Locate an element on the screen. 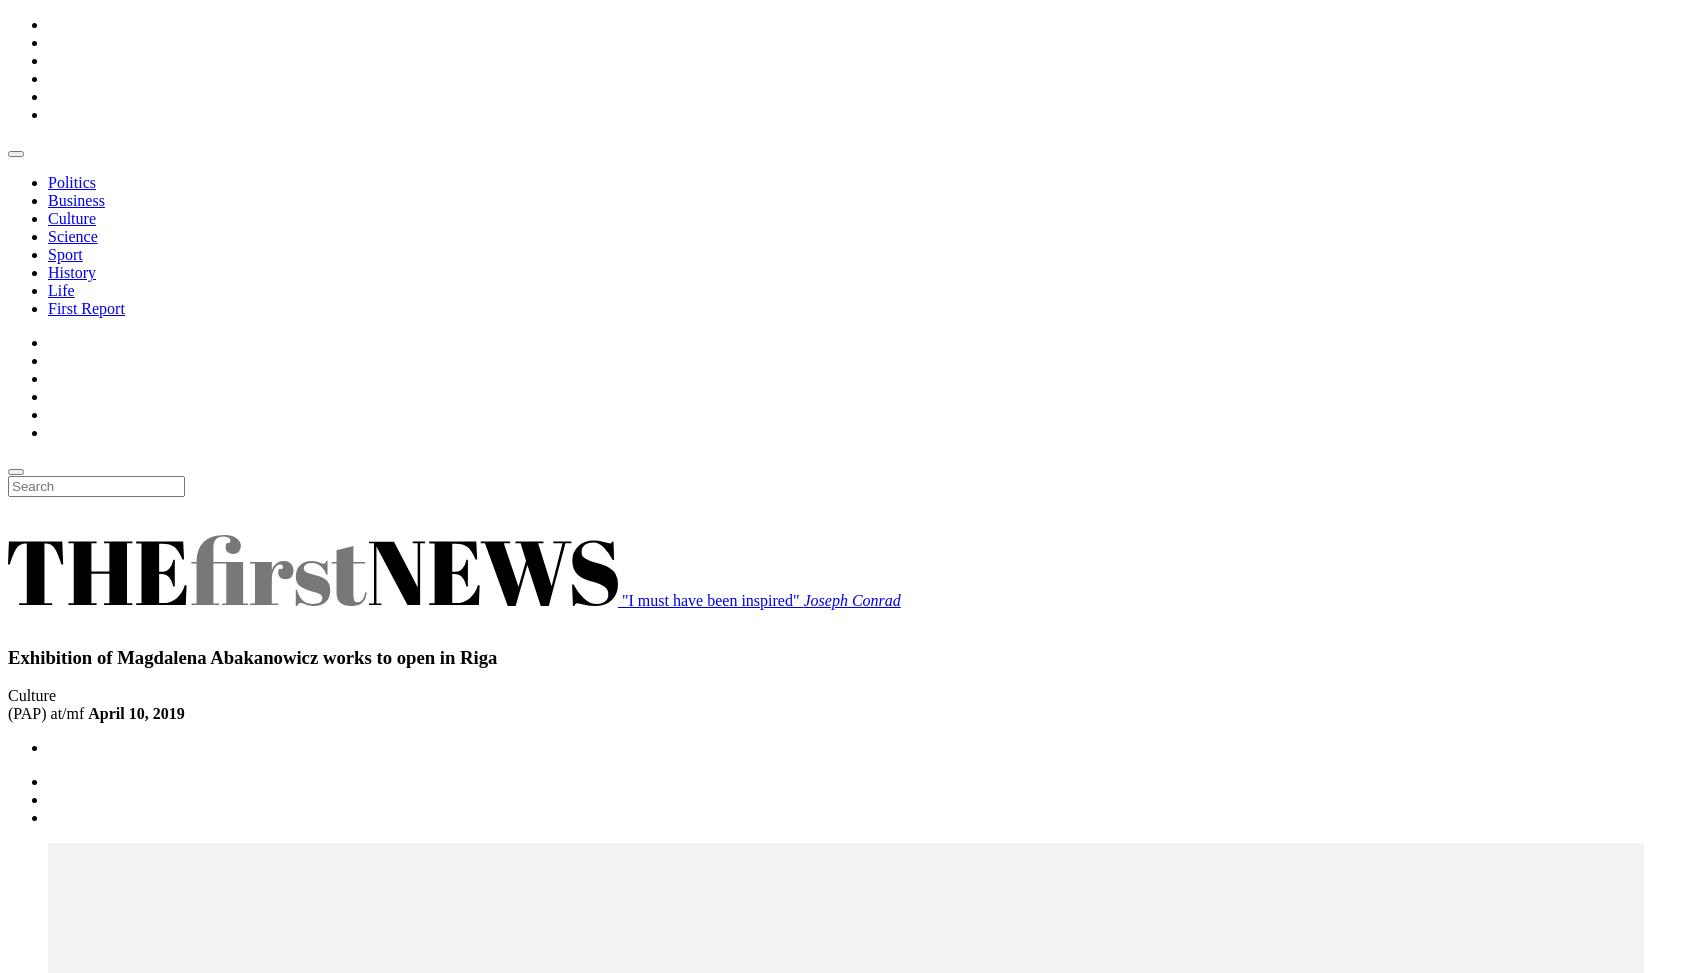  'Joseph Conrad' is located at coordinates (850, 599).